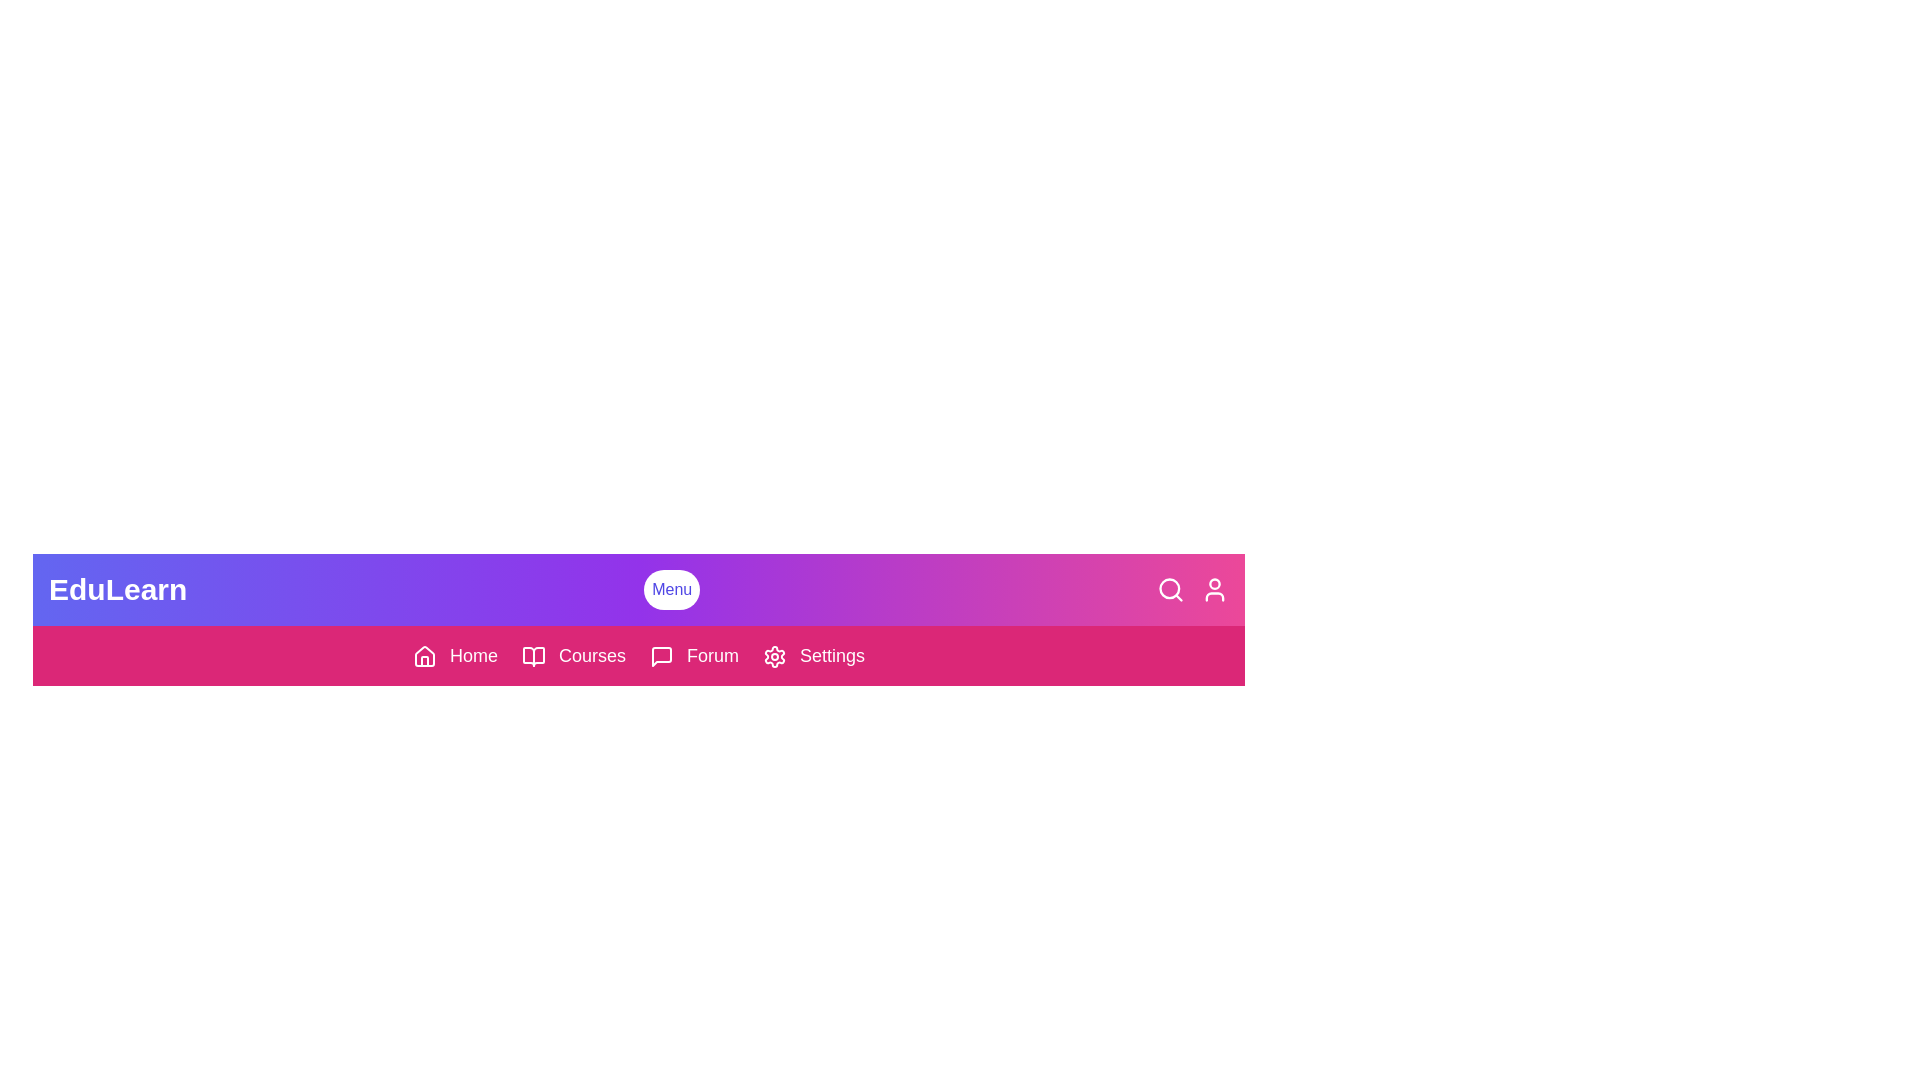  What do you see at coordinates (1171, 589) in the screenshot?
I see `the 'Search' icon in the app bar` at bounding box center [1171, 589].